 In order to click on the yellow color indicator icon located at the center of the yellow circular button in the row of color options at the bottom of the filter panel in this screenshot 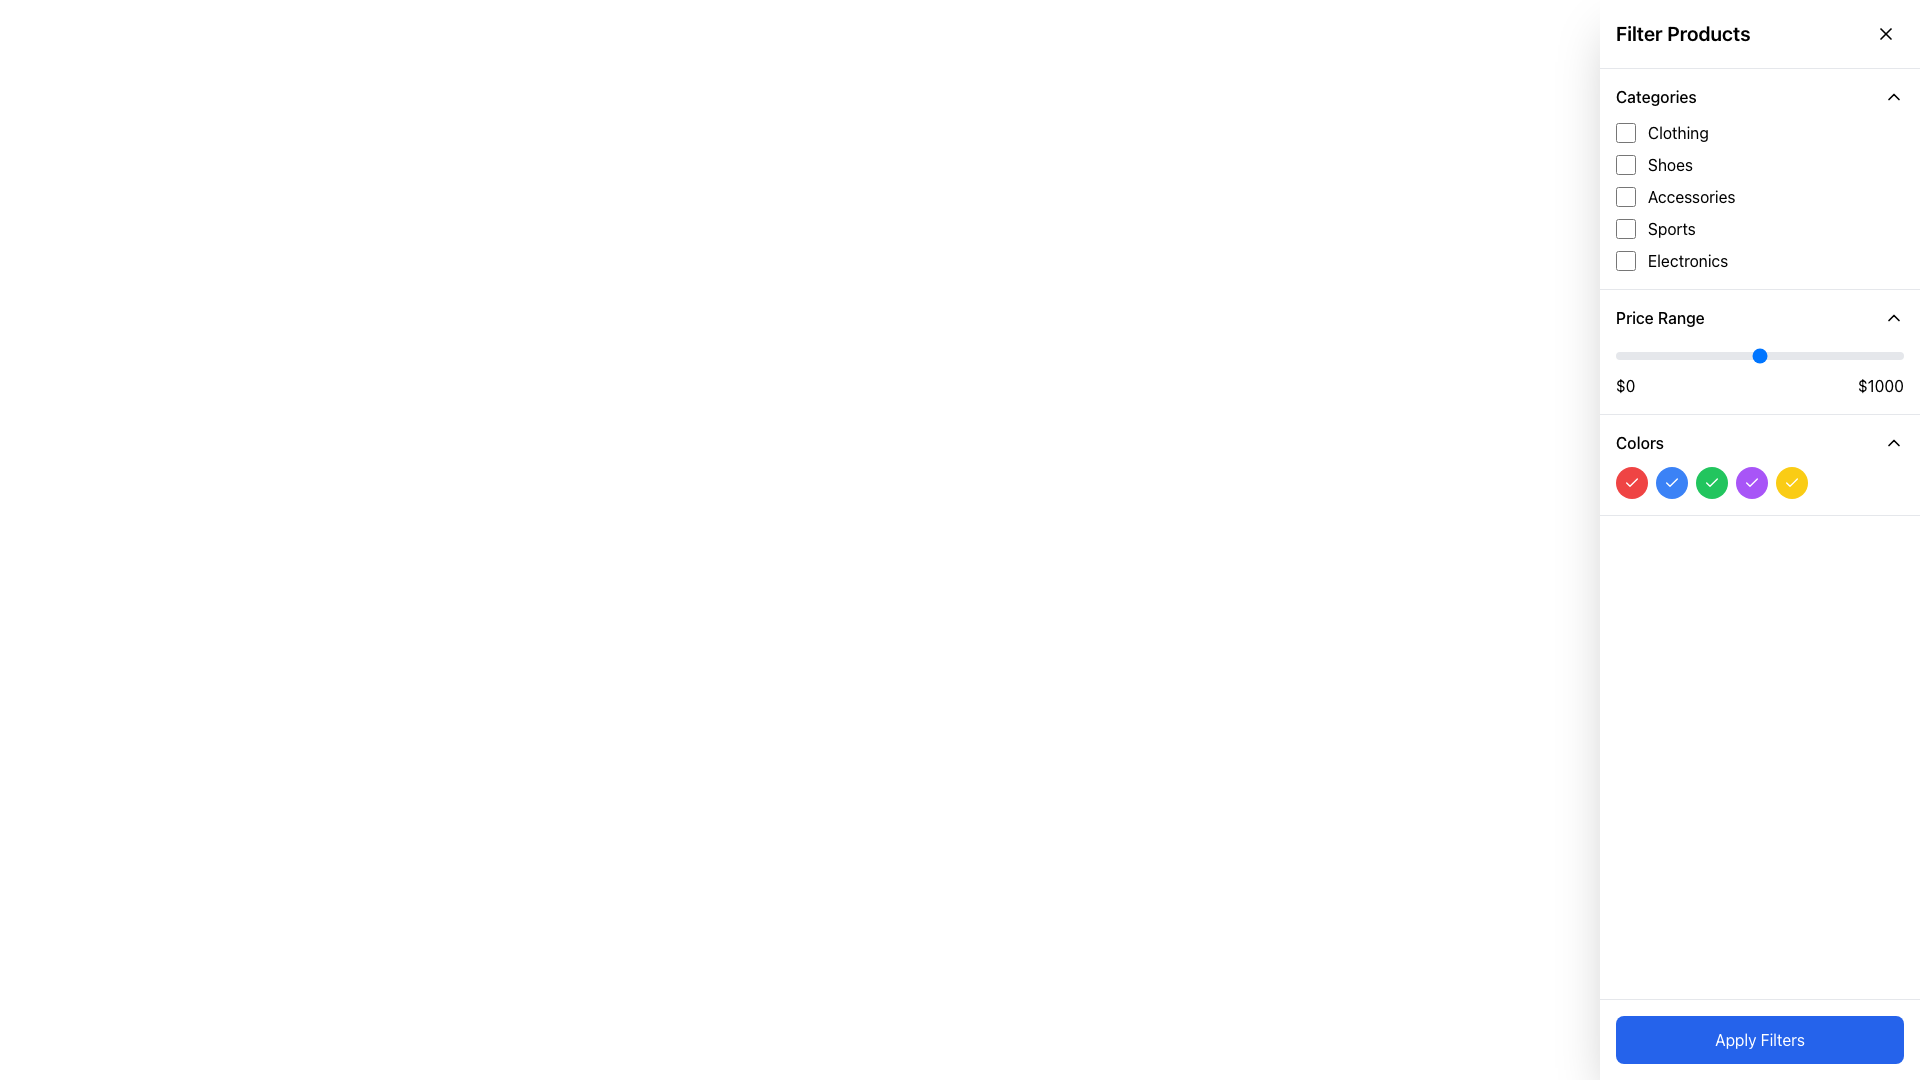, I will do `click(1791, 482)`.